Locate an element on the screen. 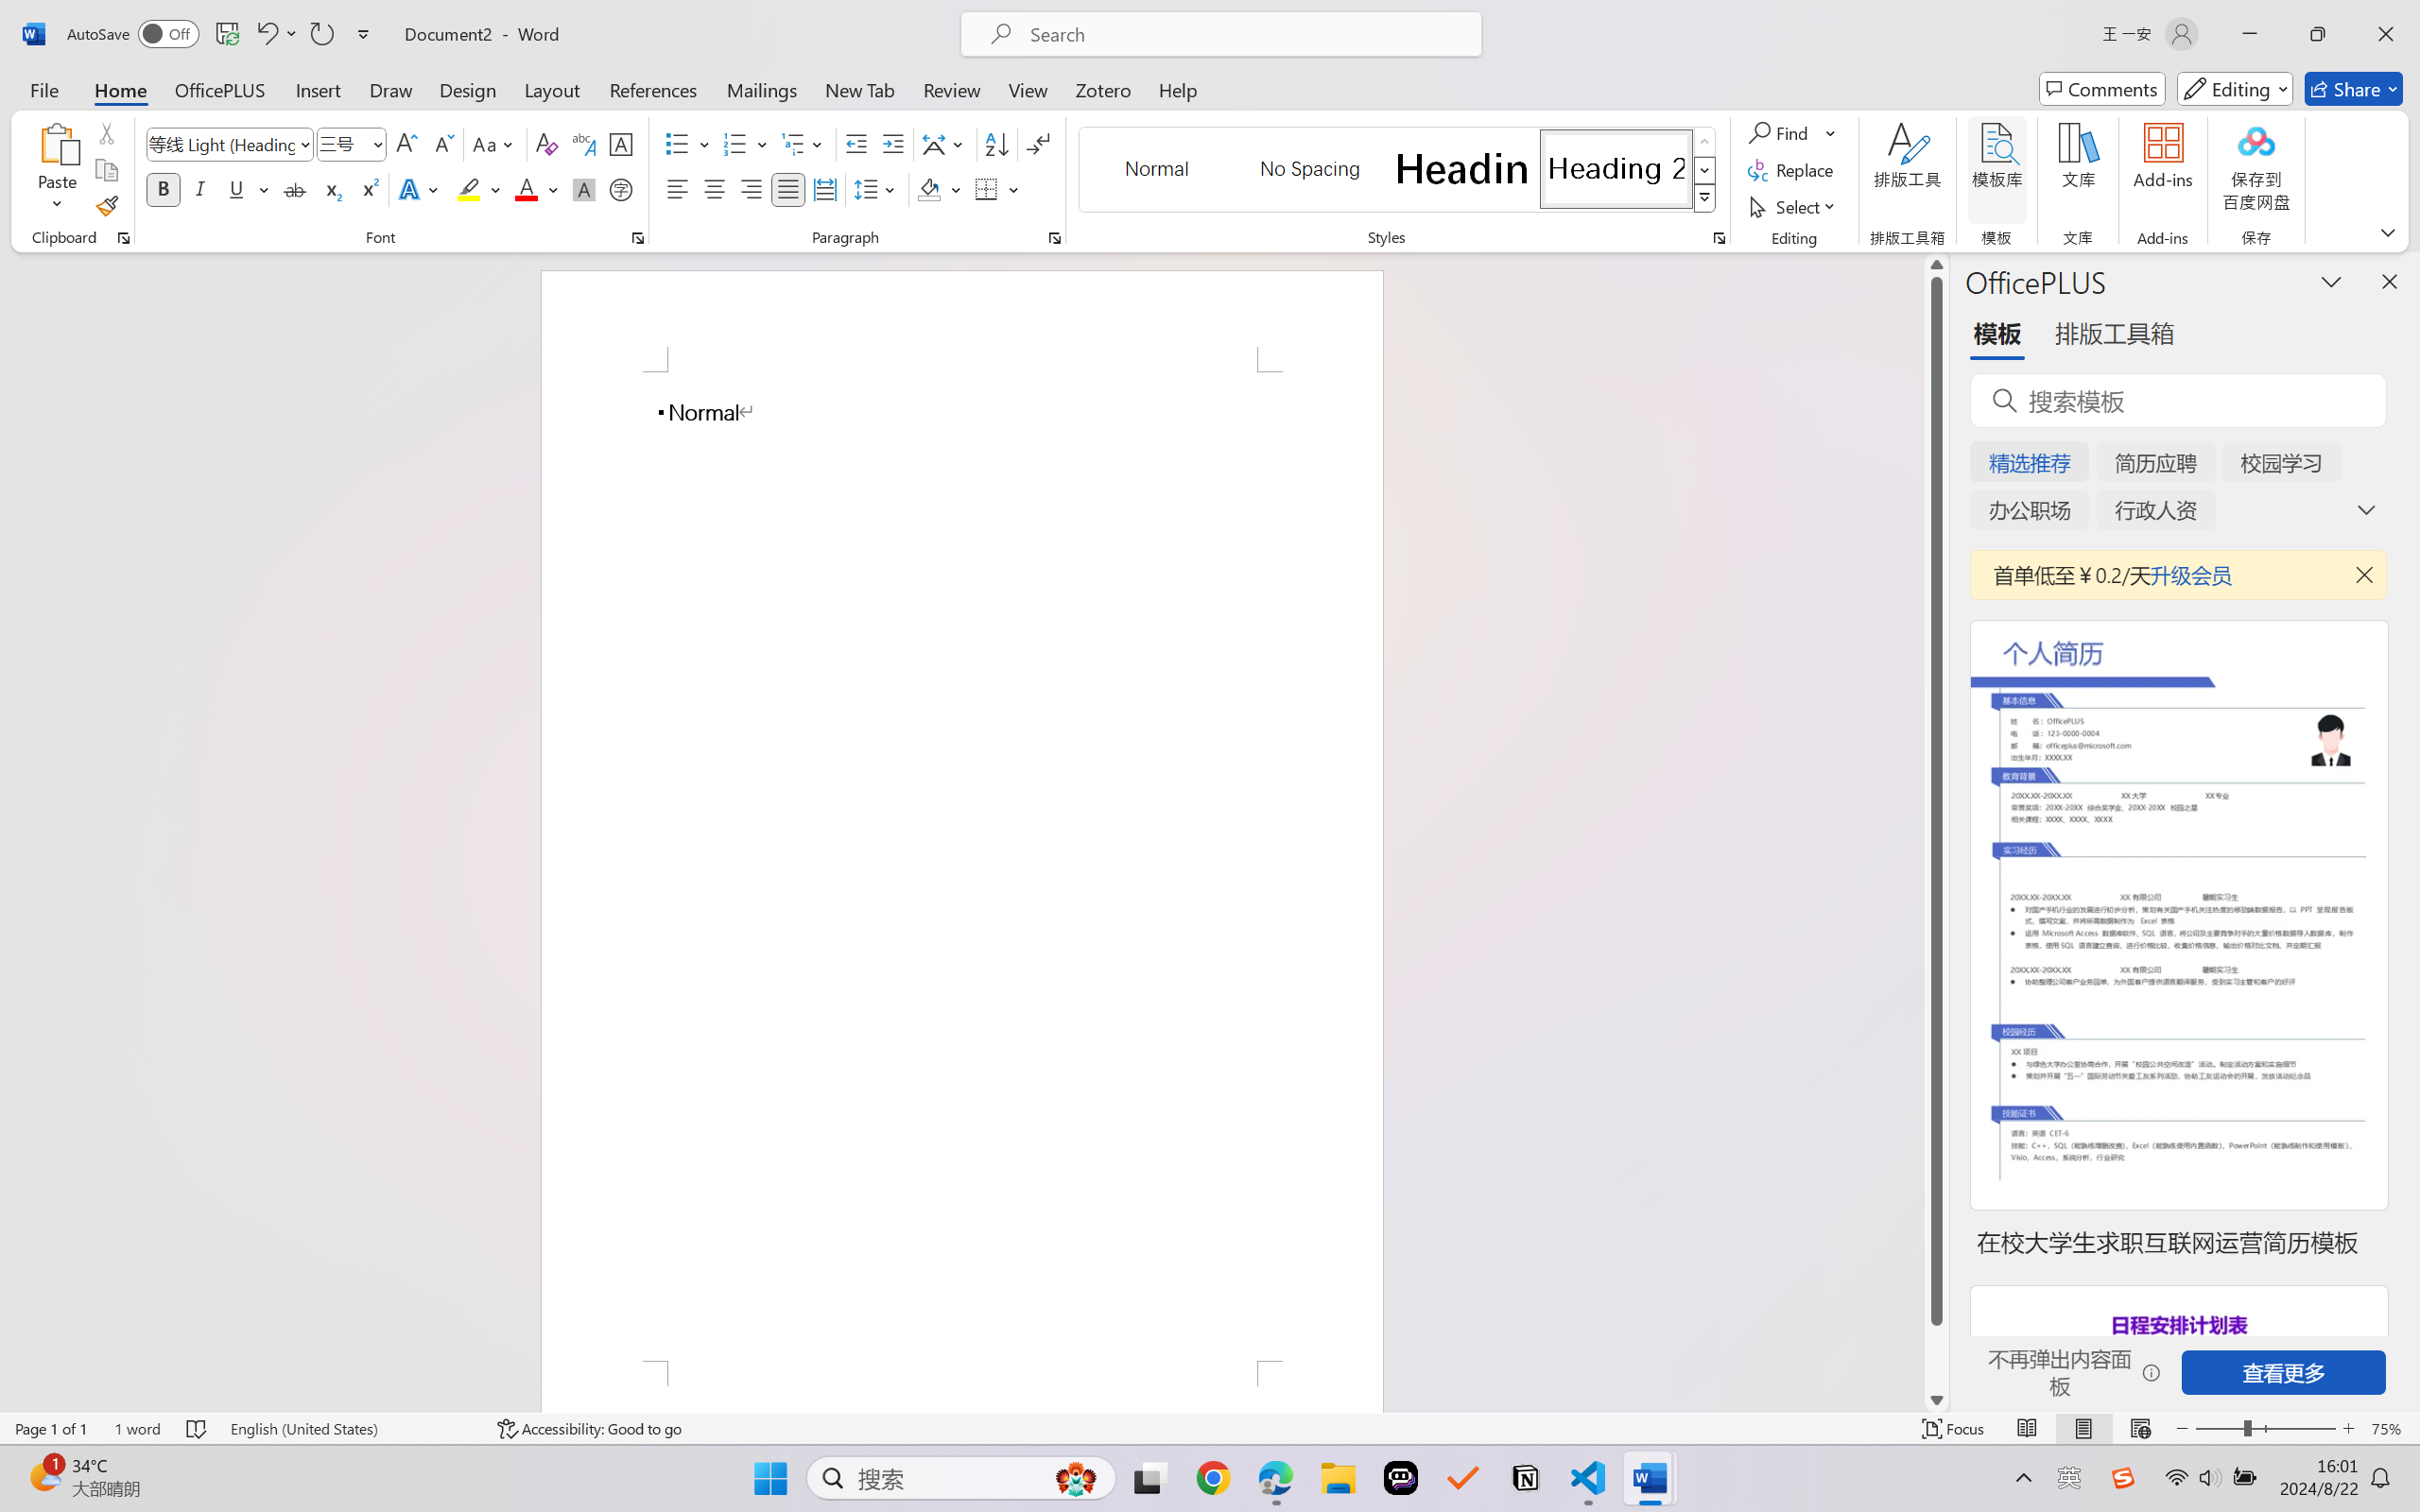 The image size is (2420, 1512). 'Close' is located at coordinates (2385, 33).